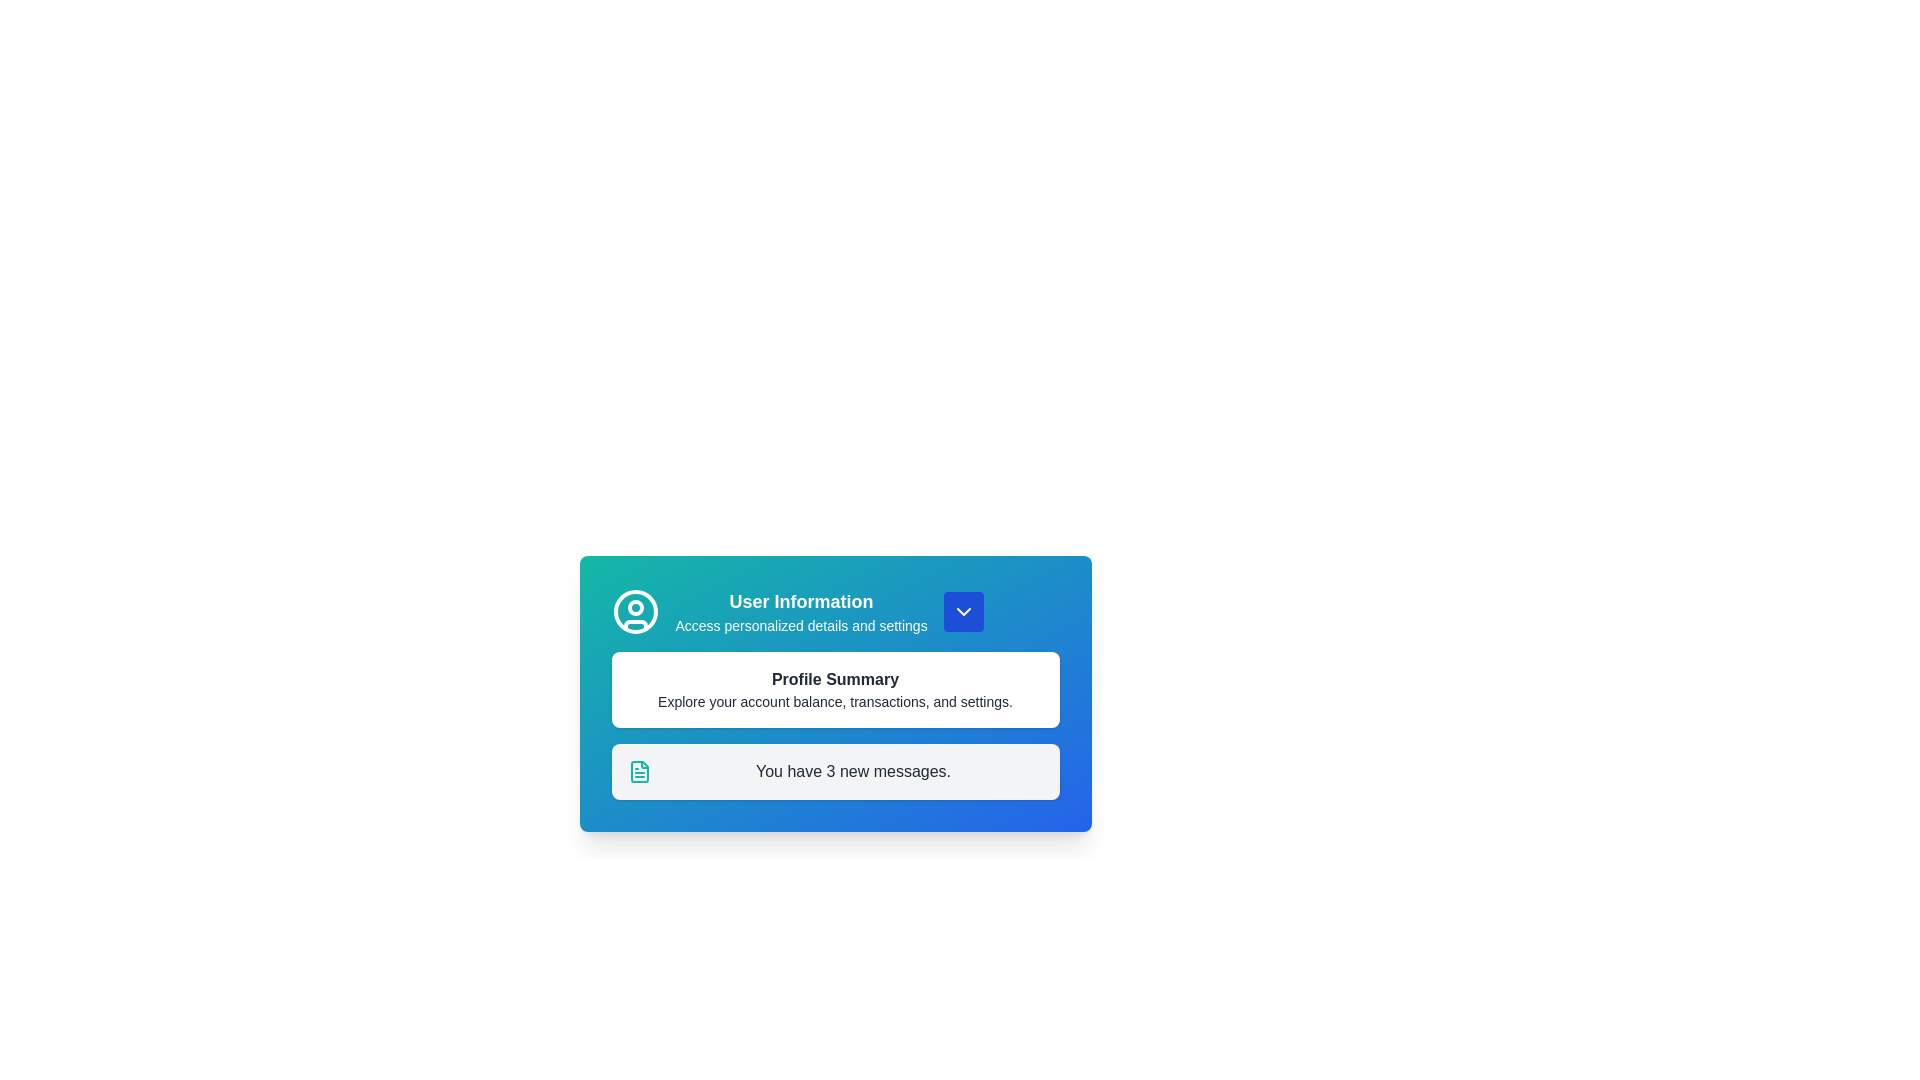  What do you see at coordinates (963, 611) in the screenshot?
I see `the dropdown toggle button located on the right side of the 'User Information' text` at bounding box center [963, 611].